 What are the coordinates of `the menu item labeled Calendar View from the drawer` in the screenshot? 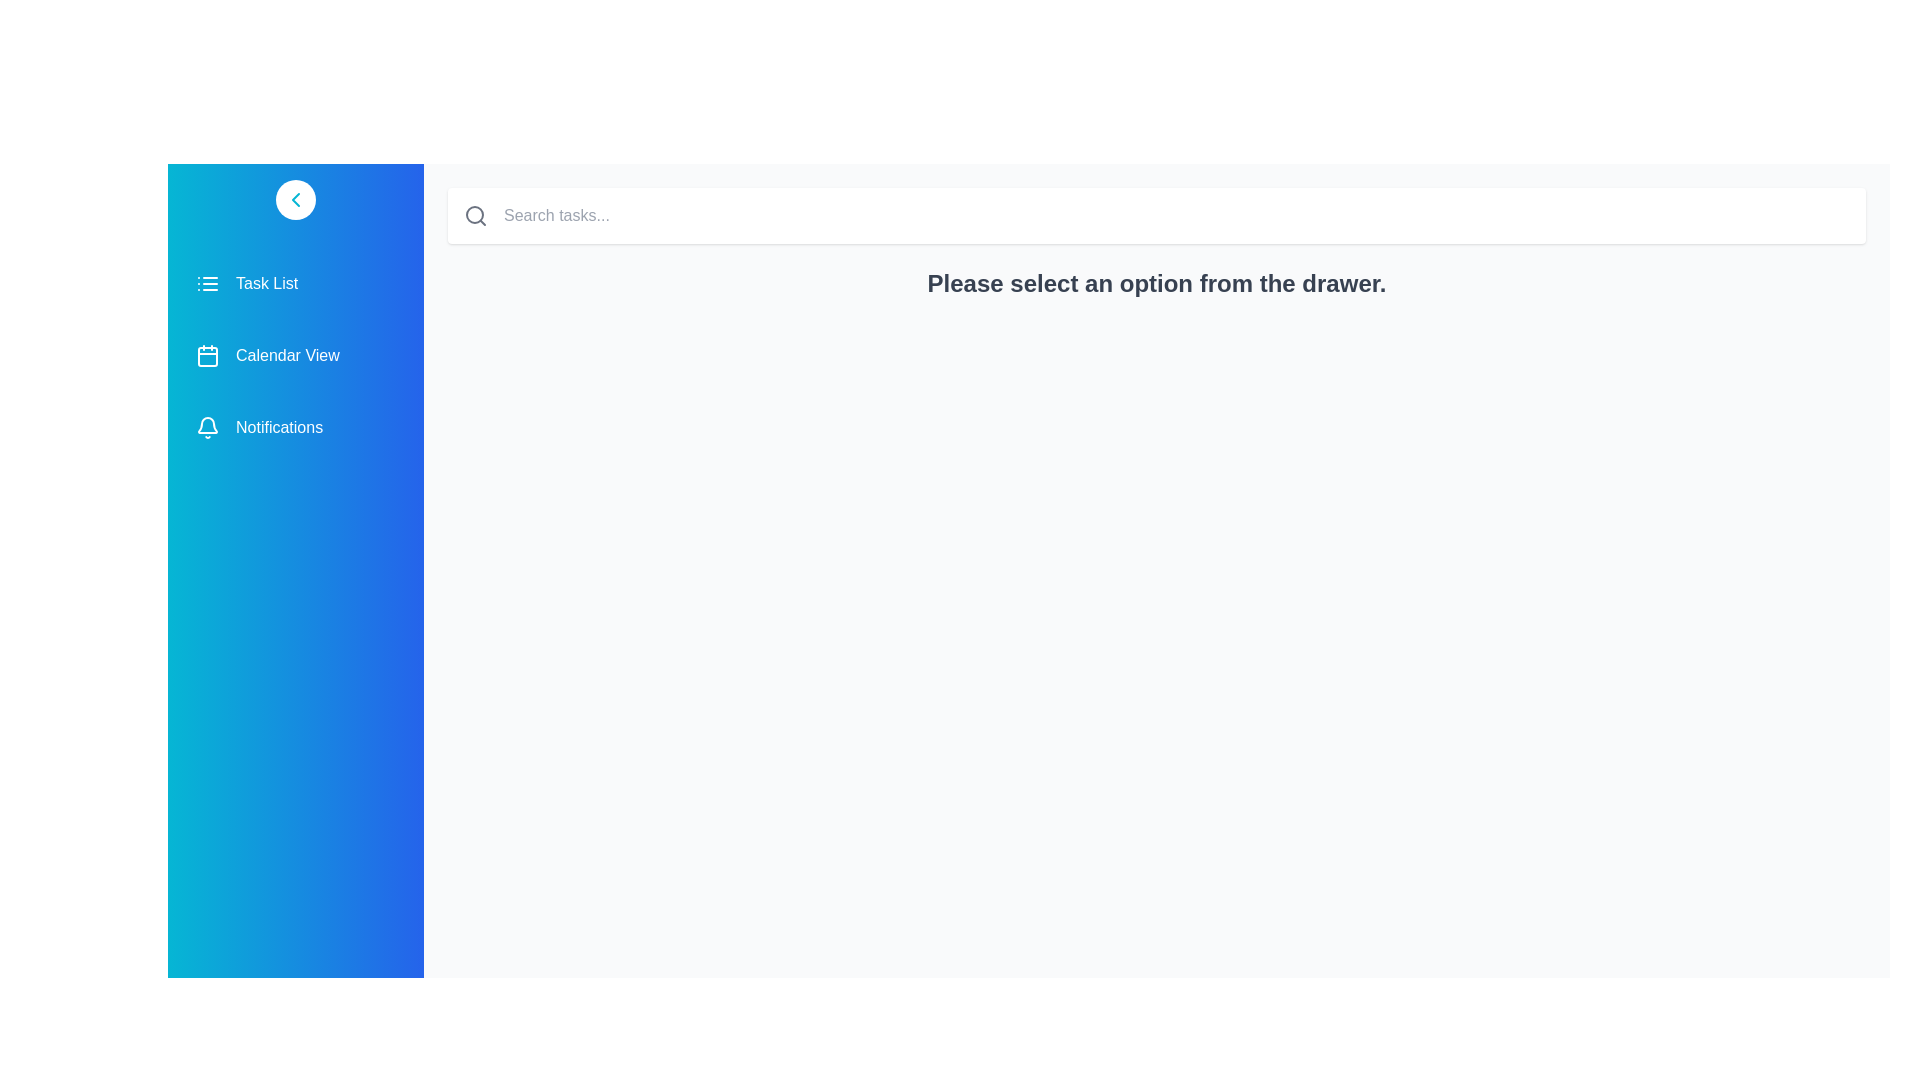 It's located at (295, 354).